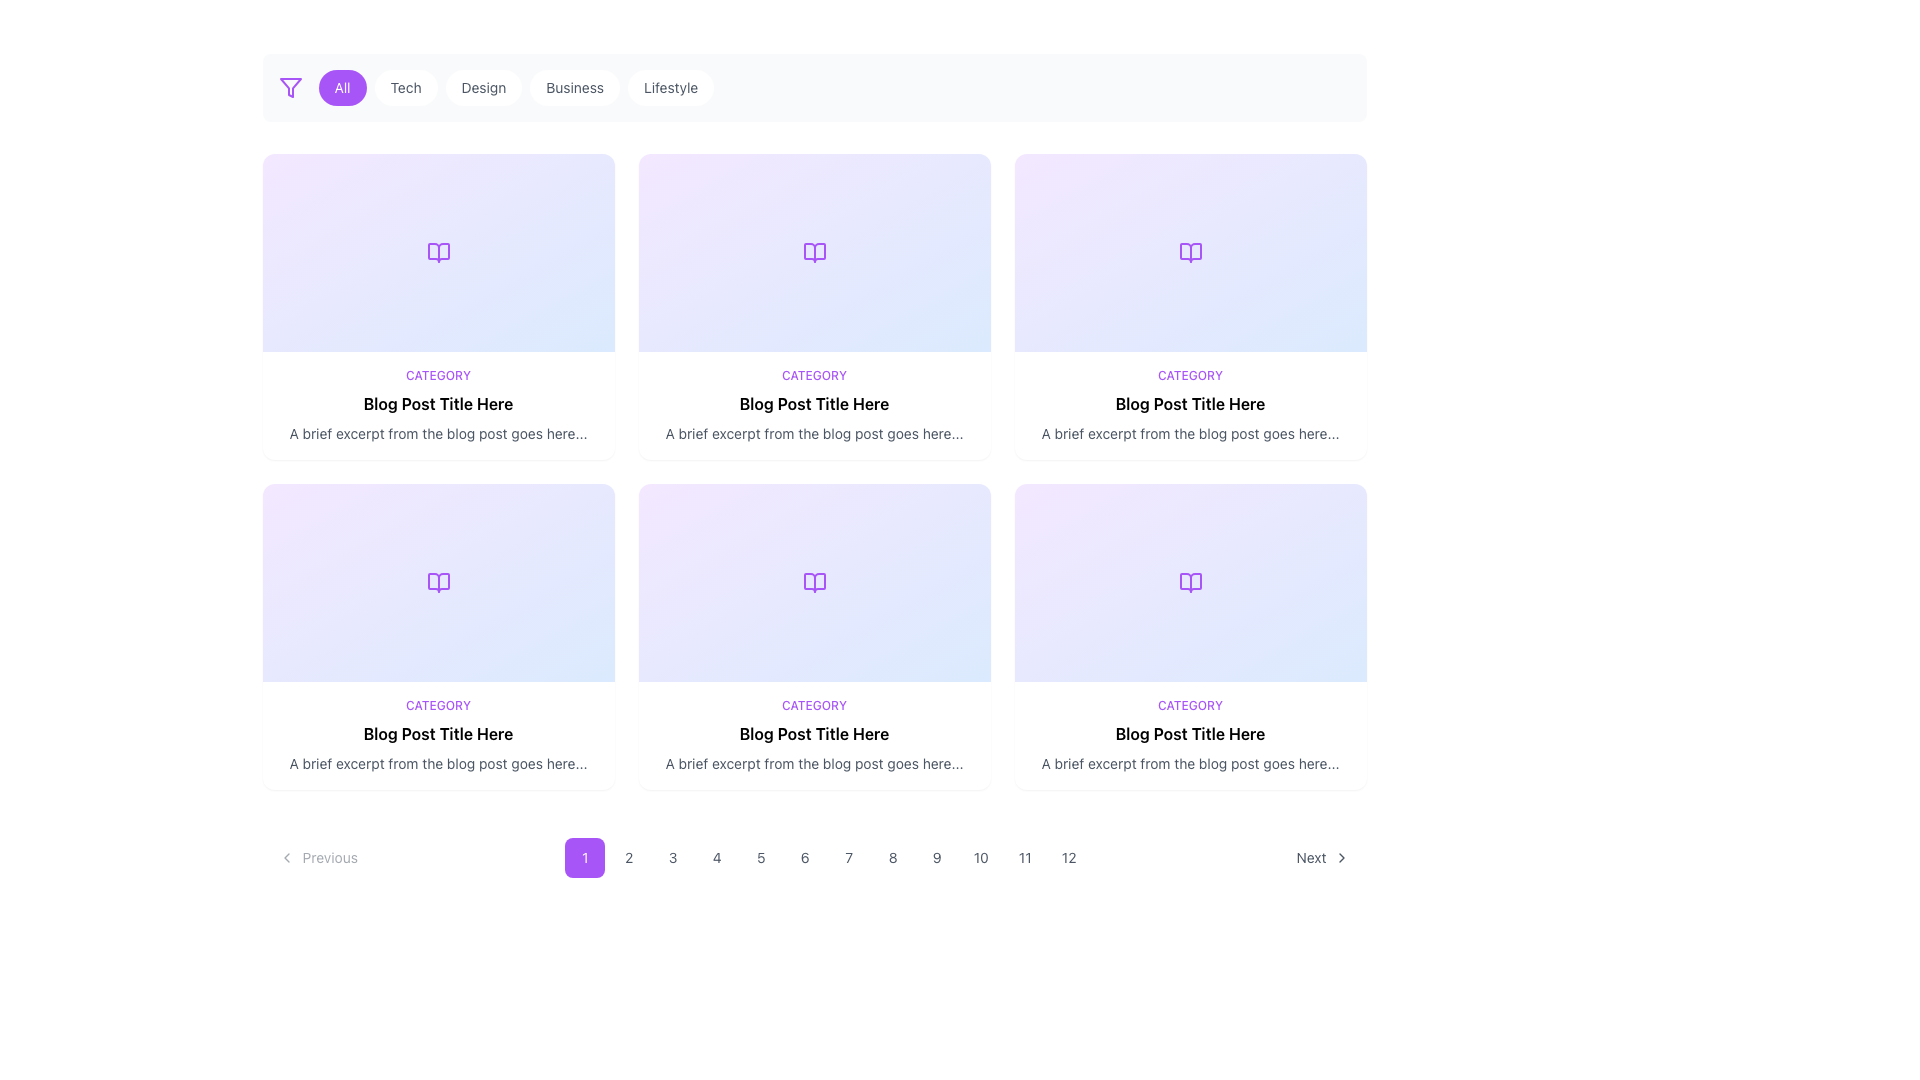  I want to click on the Text block that provides a preview of a blog post, including its category, title, and brief excerpt, so click(437, 736).